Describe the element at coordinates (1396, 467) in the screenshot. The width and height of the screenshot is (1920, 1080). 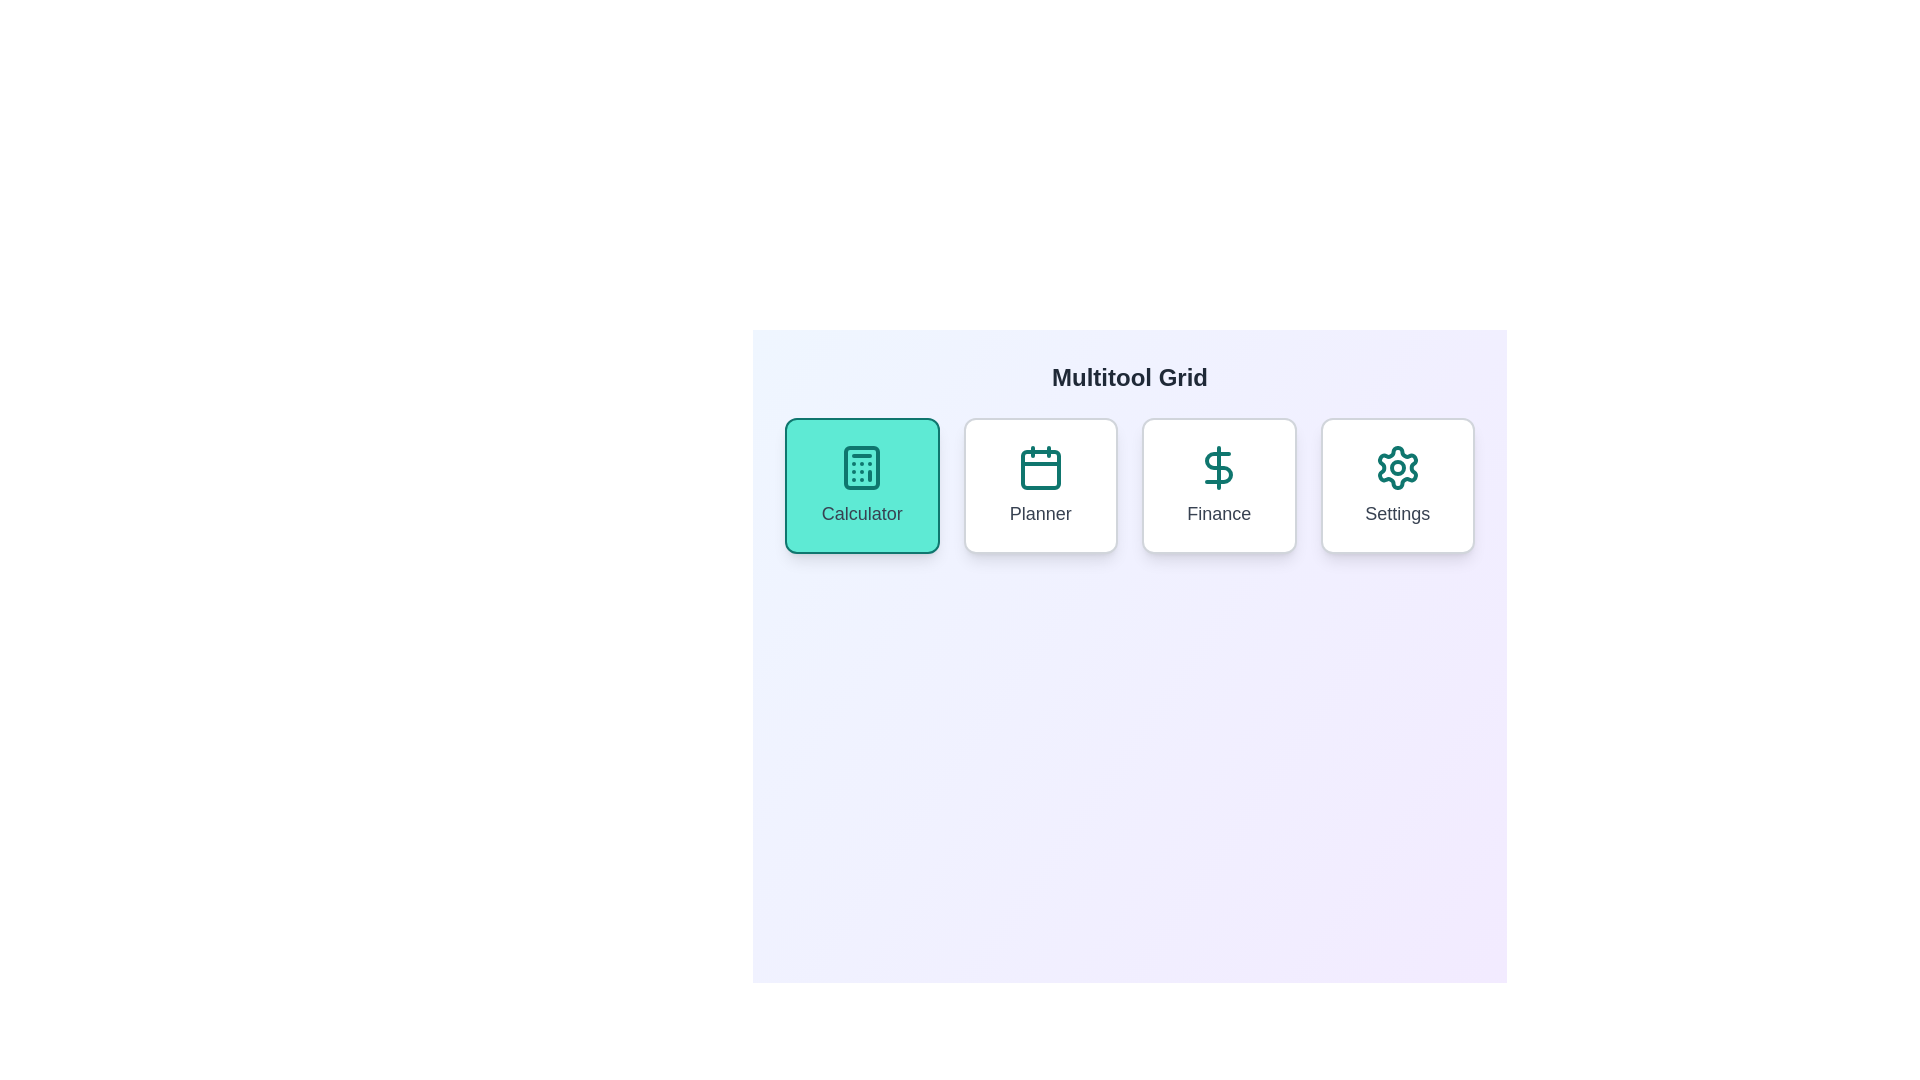
I see `the gear icon in the bottom-right position of the 'Multitool Grid' layout` at that location.